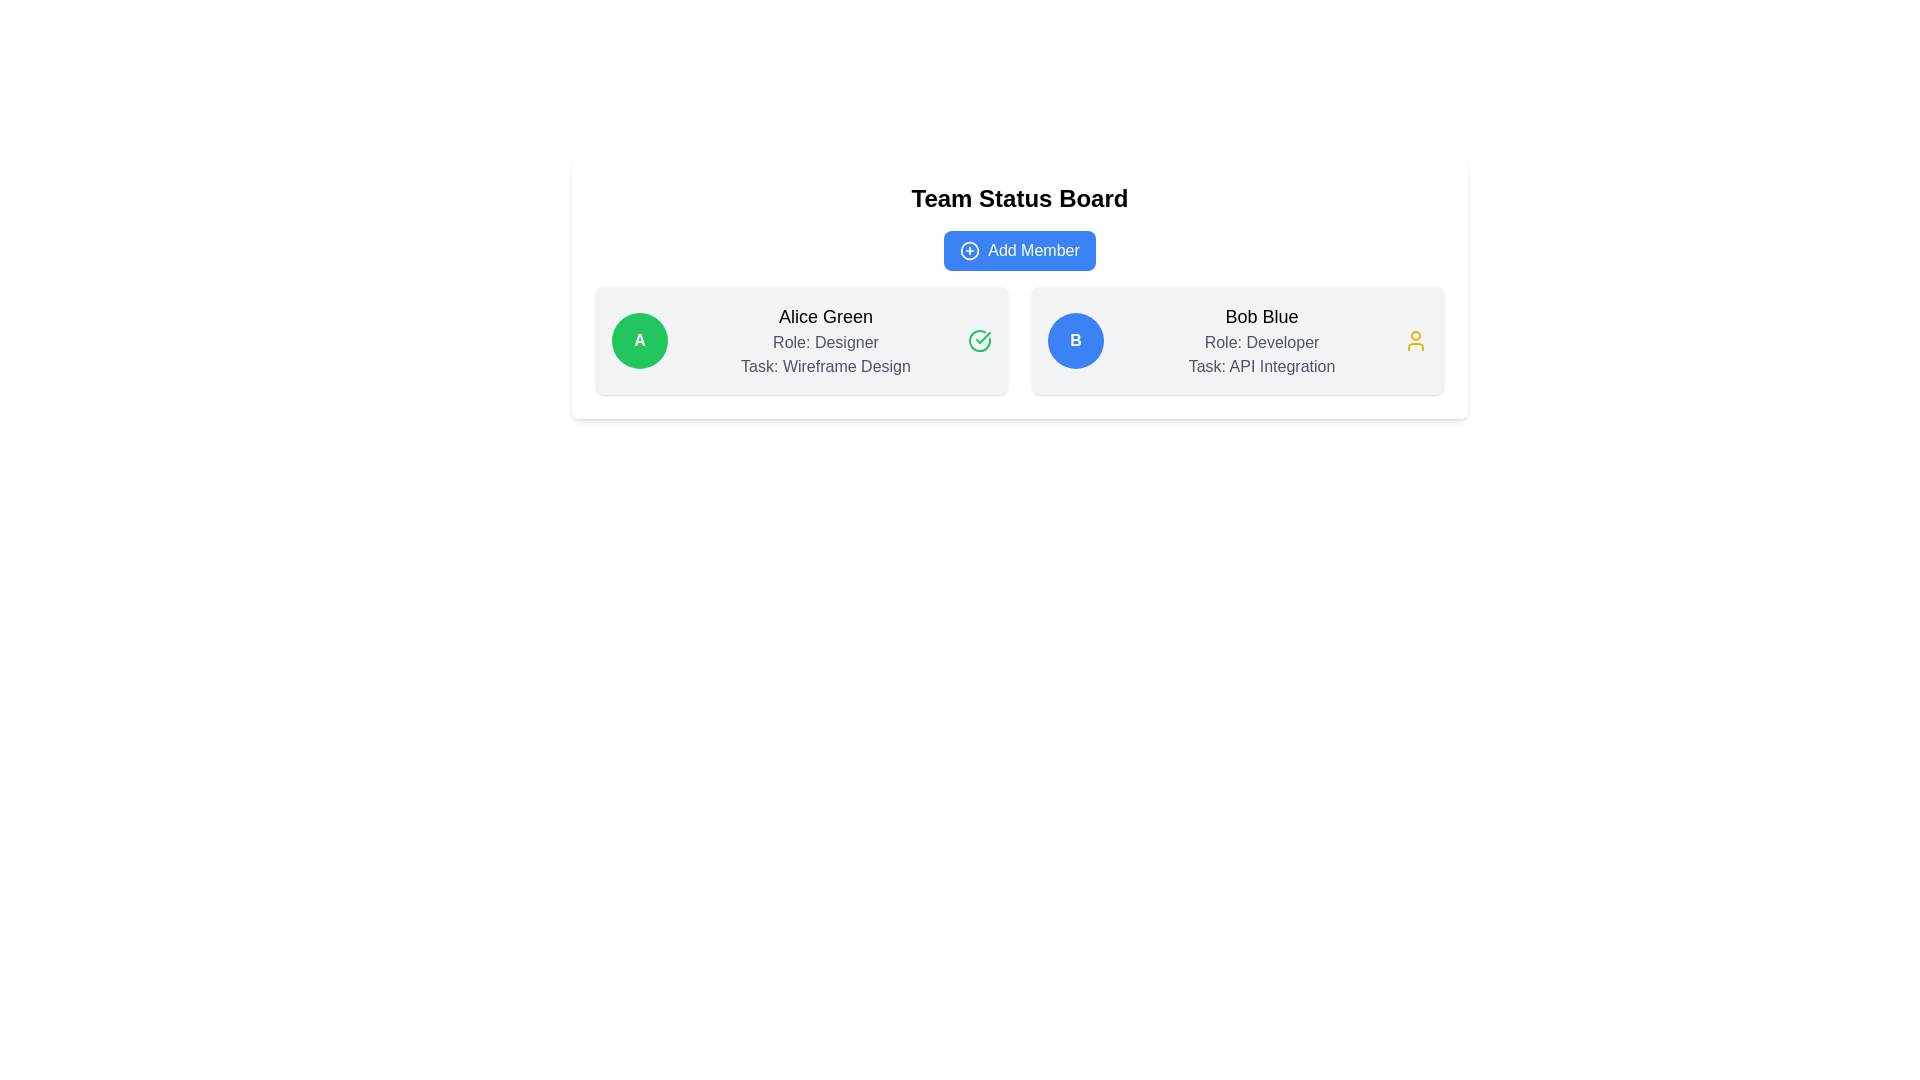 The width and height of the screenshot is (1920, 1080). I want to click on the text-based information display for 'Bob Blue', which includes the role 'Developer' and task 'API Integration', located in the right card of the Team Status Board section, so click(1261, 339).